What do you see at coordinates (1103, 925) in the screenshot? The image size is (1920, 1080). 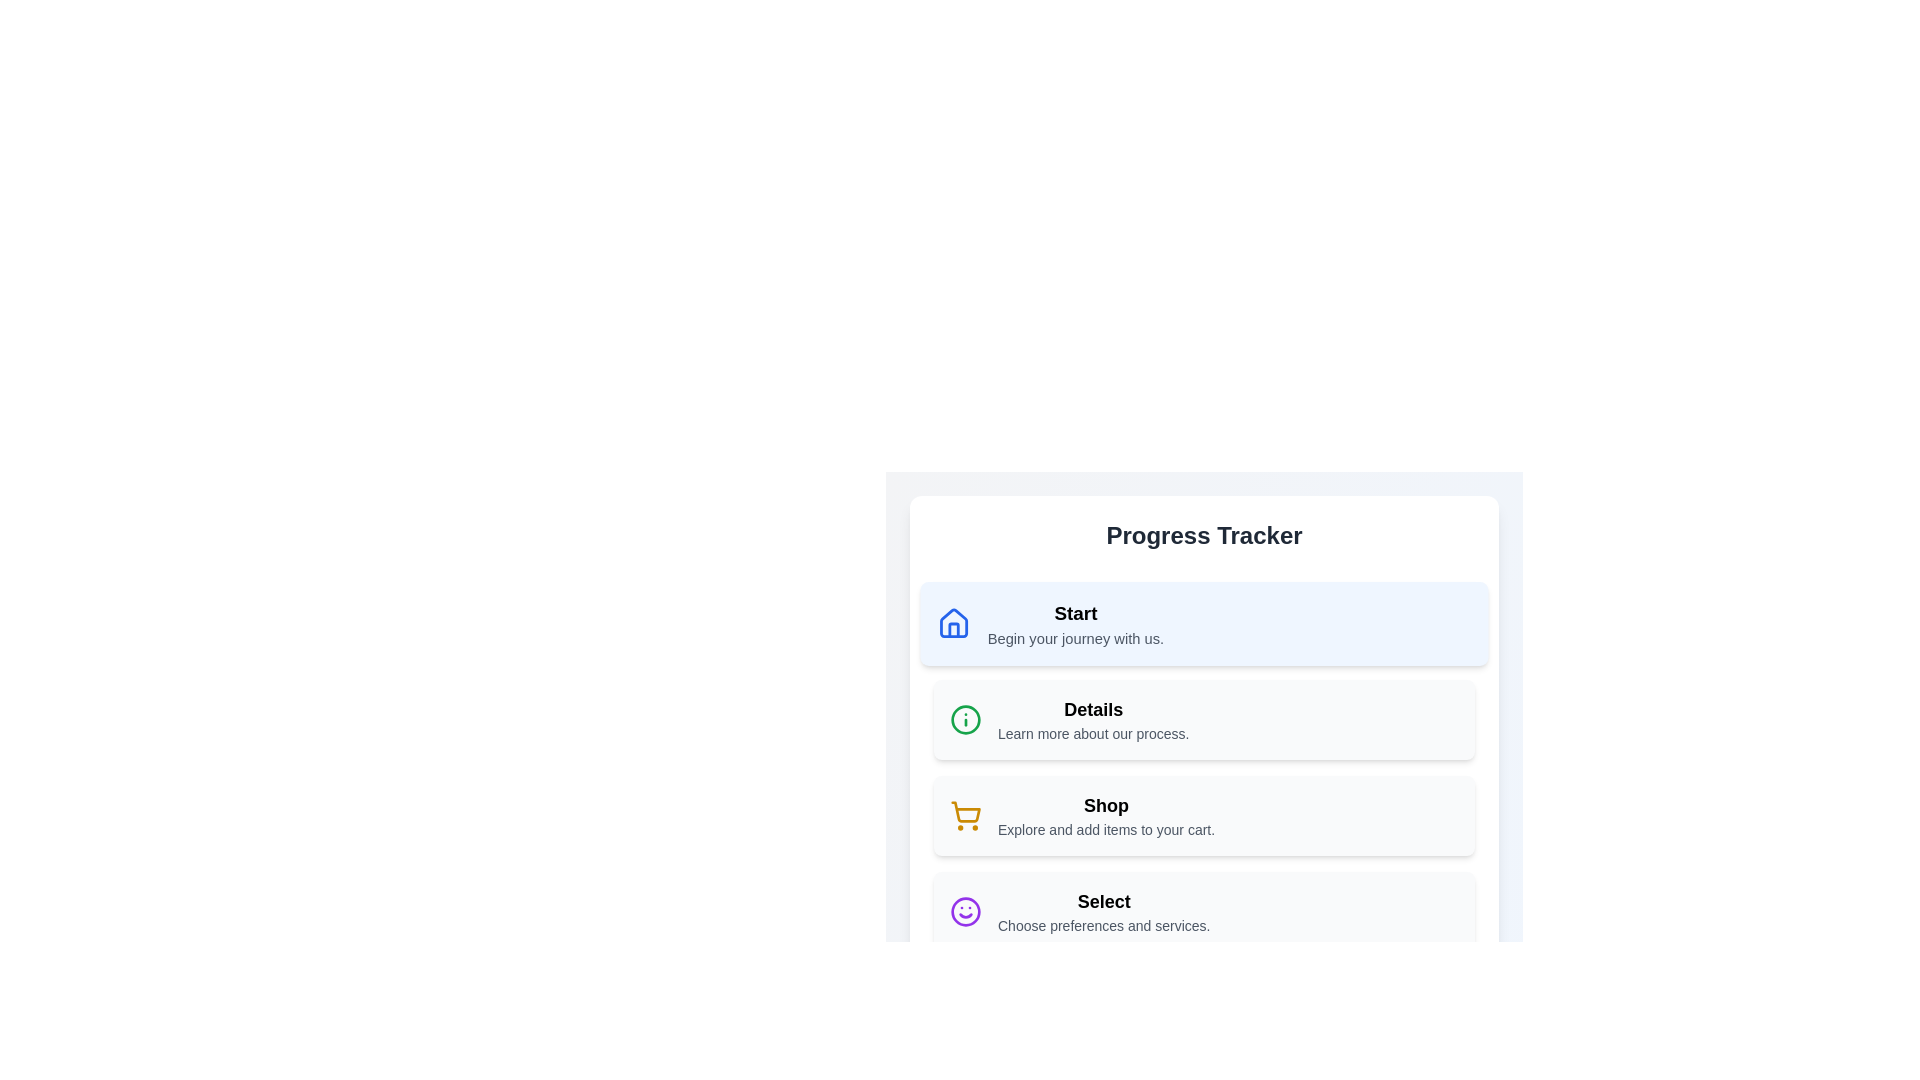 I see `the static text element that provides additional descriptive information directly beneath the 'Select' title in the progress tracker display` at bounding box center [1103, 925].